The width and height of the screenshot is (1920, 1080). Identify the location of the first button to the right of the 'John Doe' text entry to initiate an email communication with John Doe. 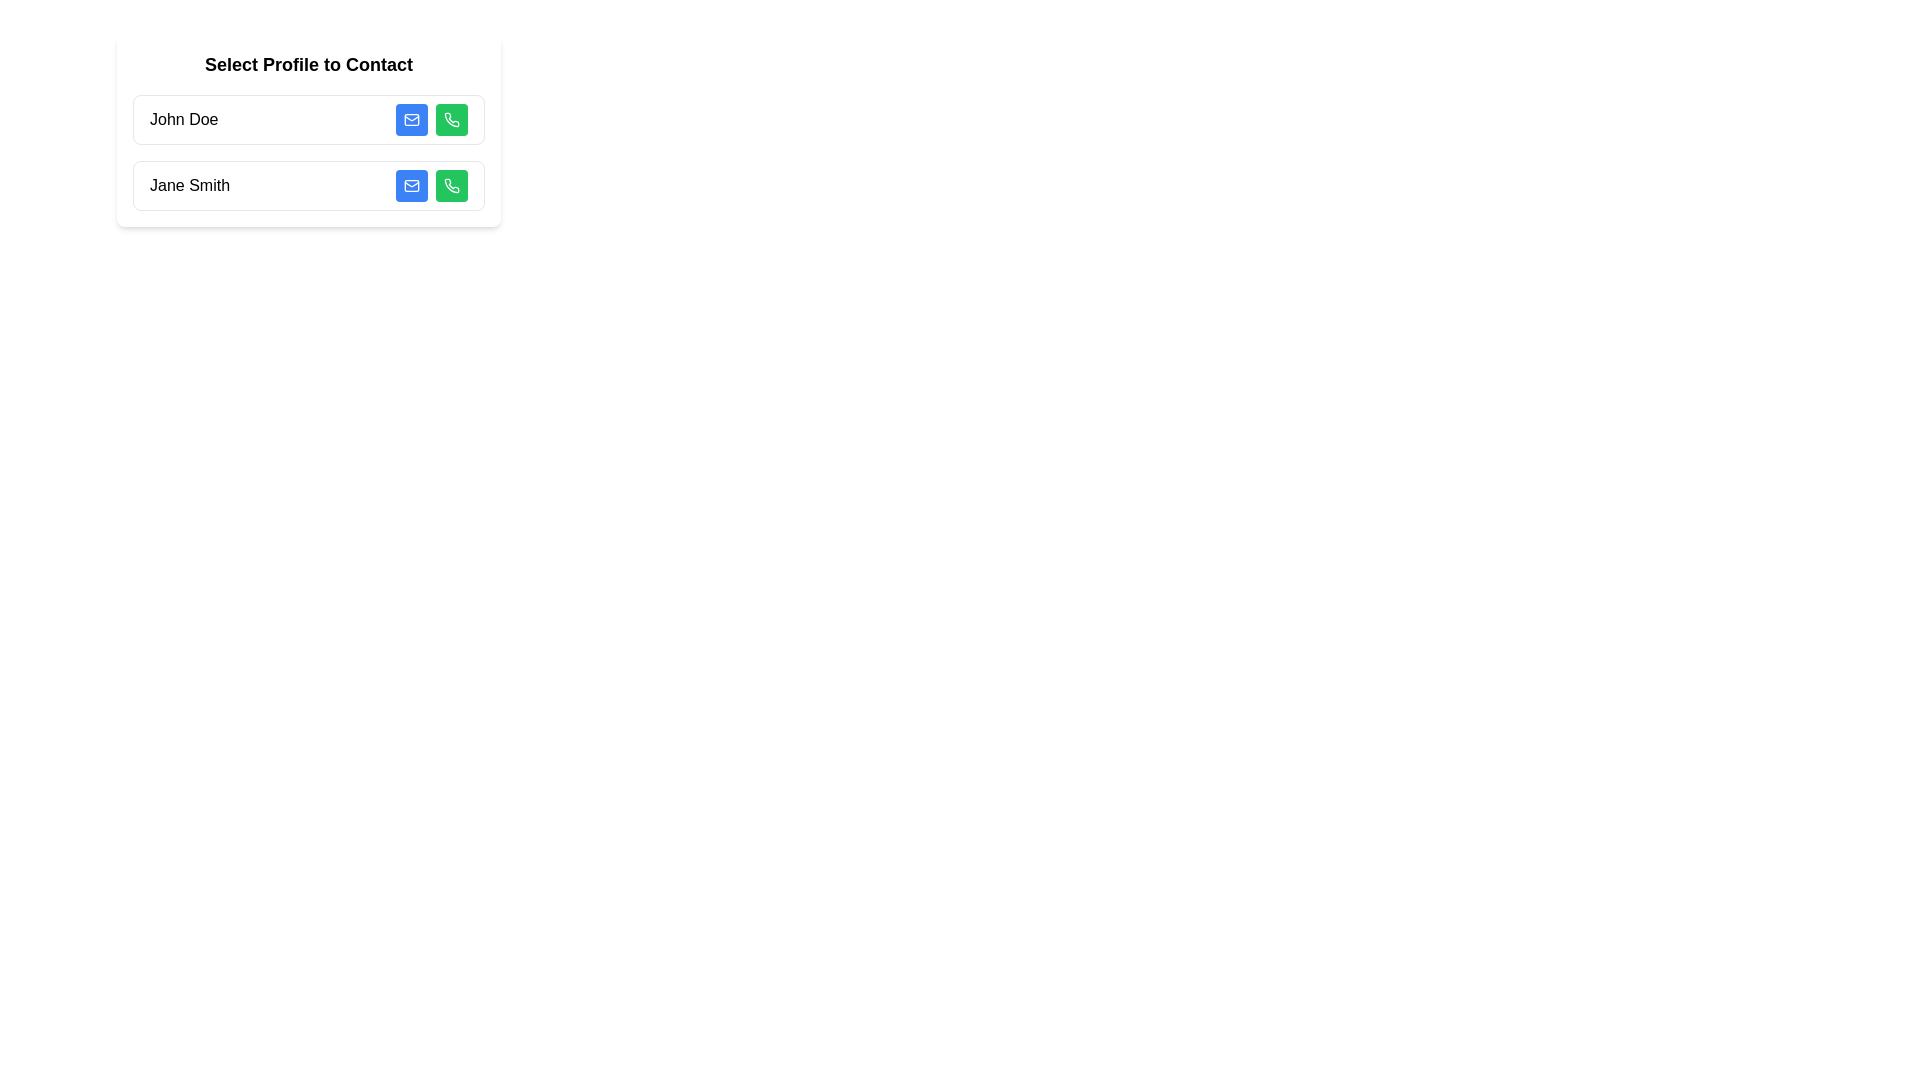
(411, 119).